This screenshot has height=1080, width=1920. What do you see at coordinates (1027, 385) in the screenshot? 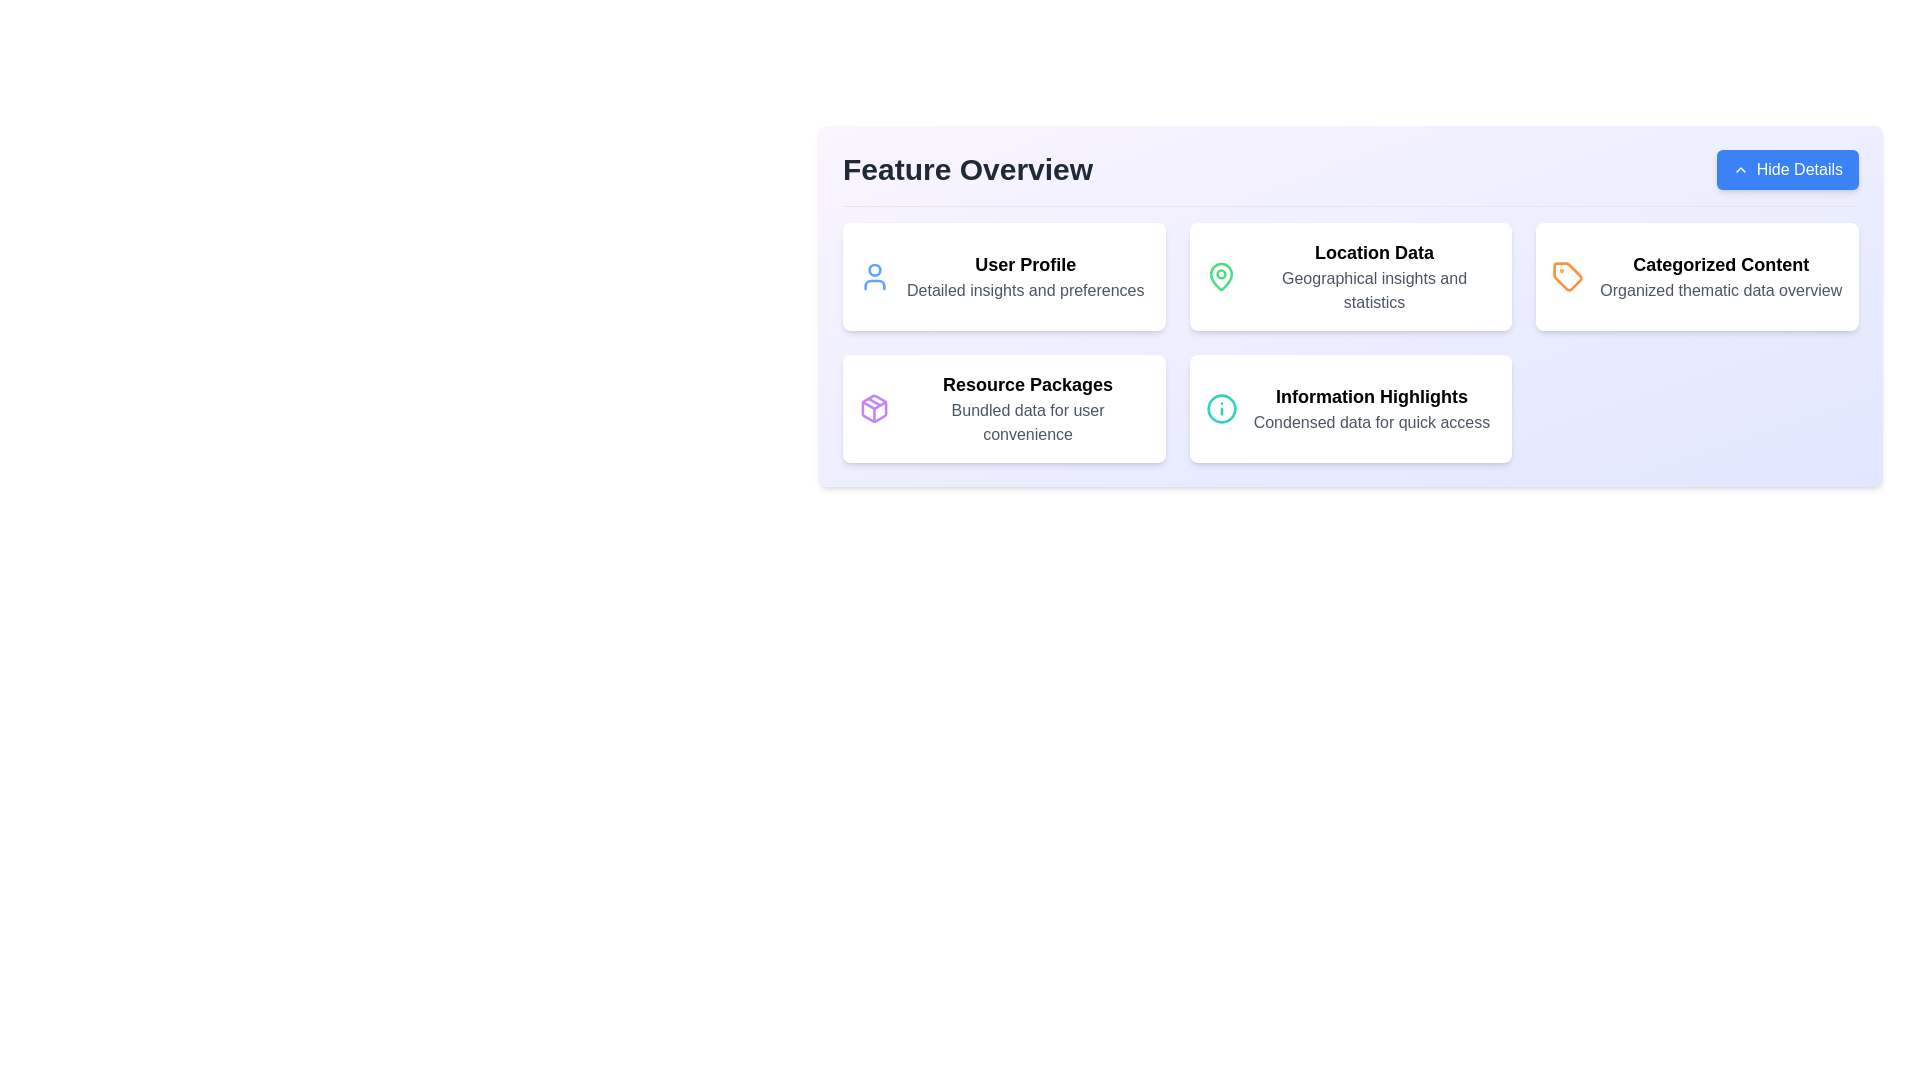
I see `the text label displaying 'Resource Packages' which is centrally positioned in a light purple box, located in the second row, first column of the grid in the 'Feature Overview' section` at bounding box center [1027, 385].